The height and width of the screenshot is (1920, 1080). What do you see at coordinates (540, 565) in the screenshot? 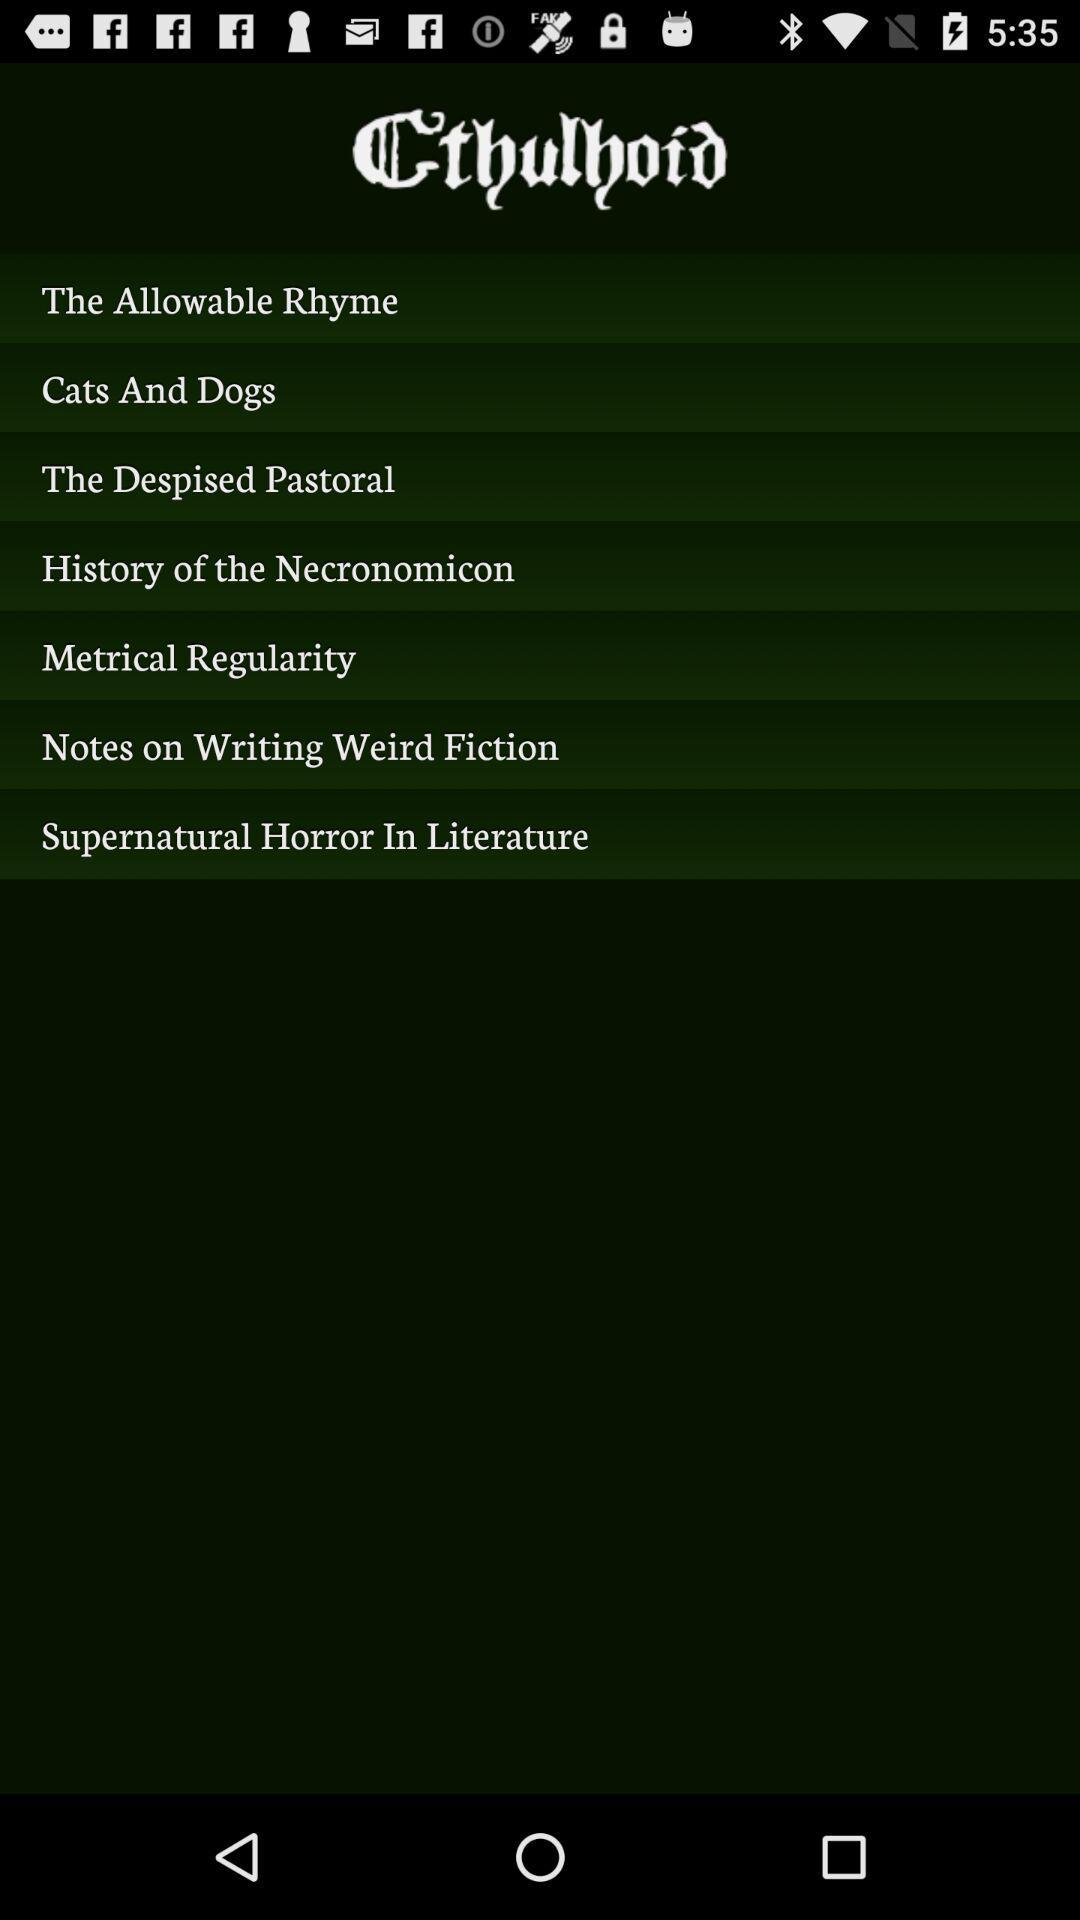
I see `item below the despised pastoral` at bounding box center [540, 565].